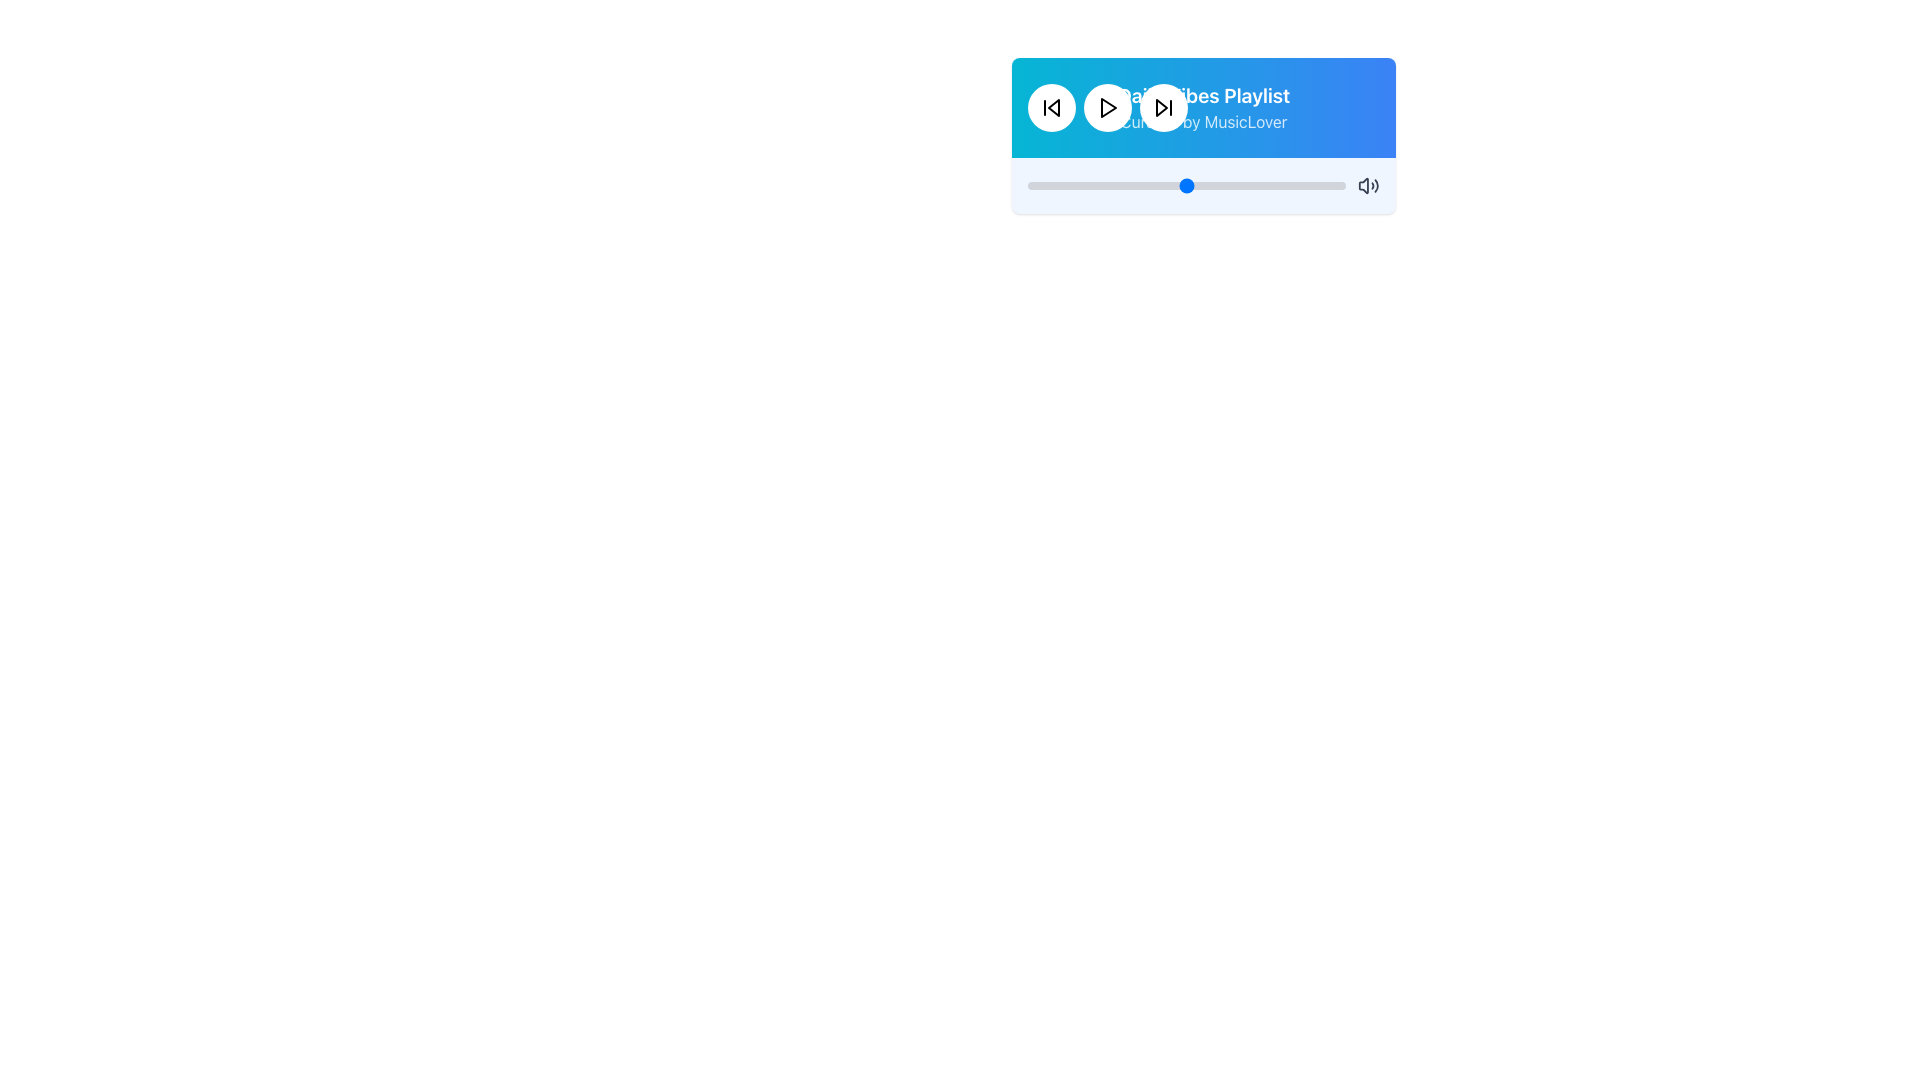  Describe the element at coordinates (1343, 181) in the screenshot. I see `the slider's value` at that location.